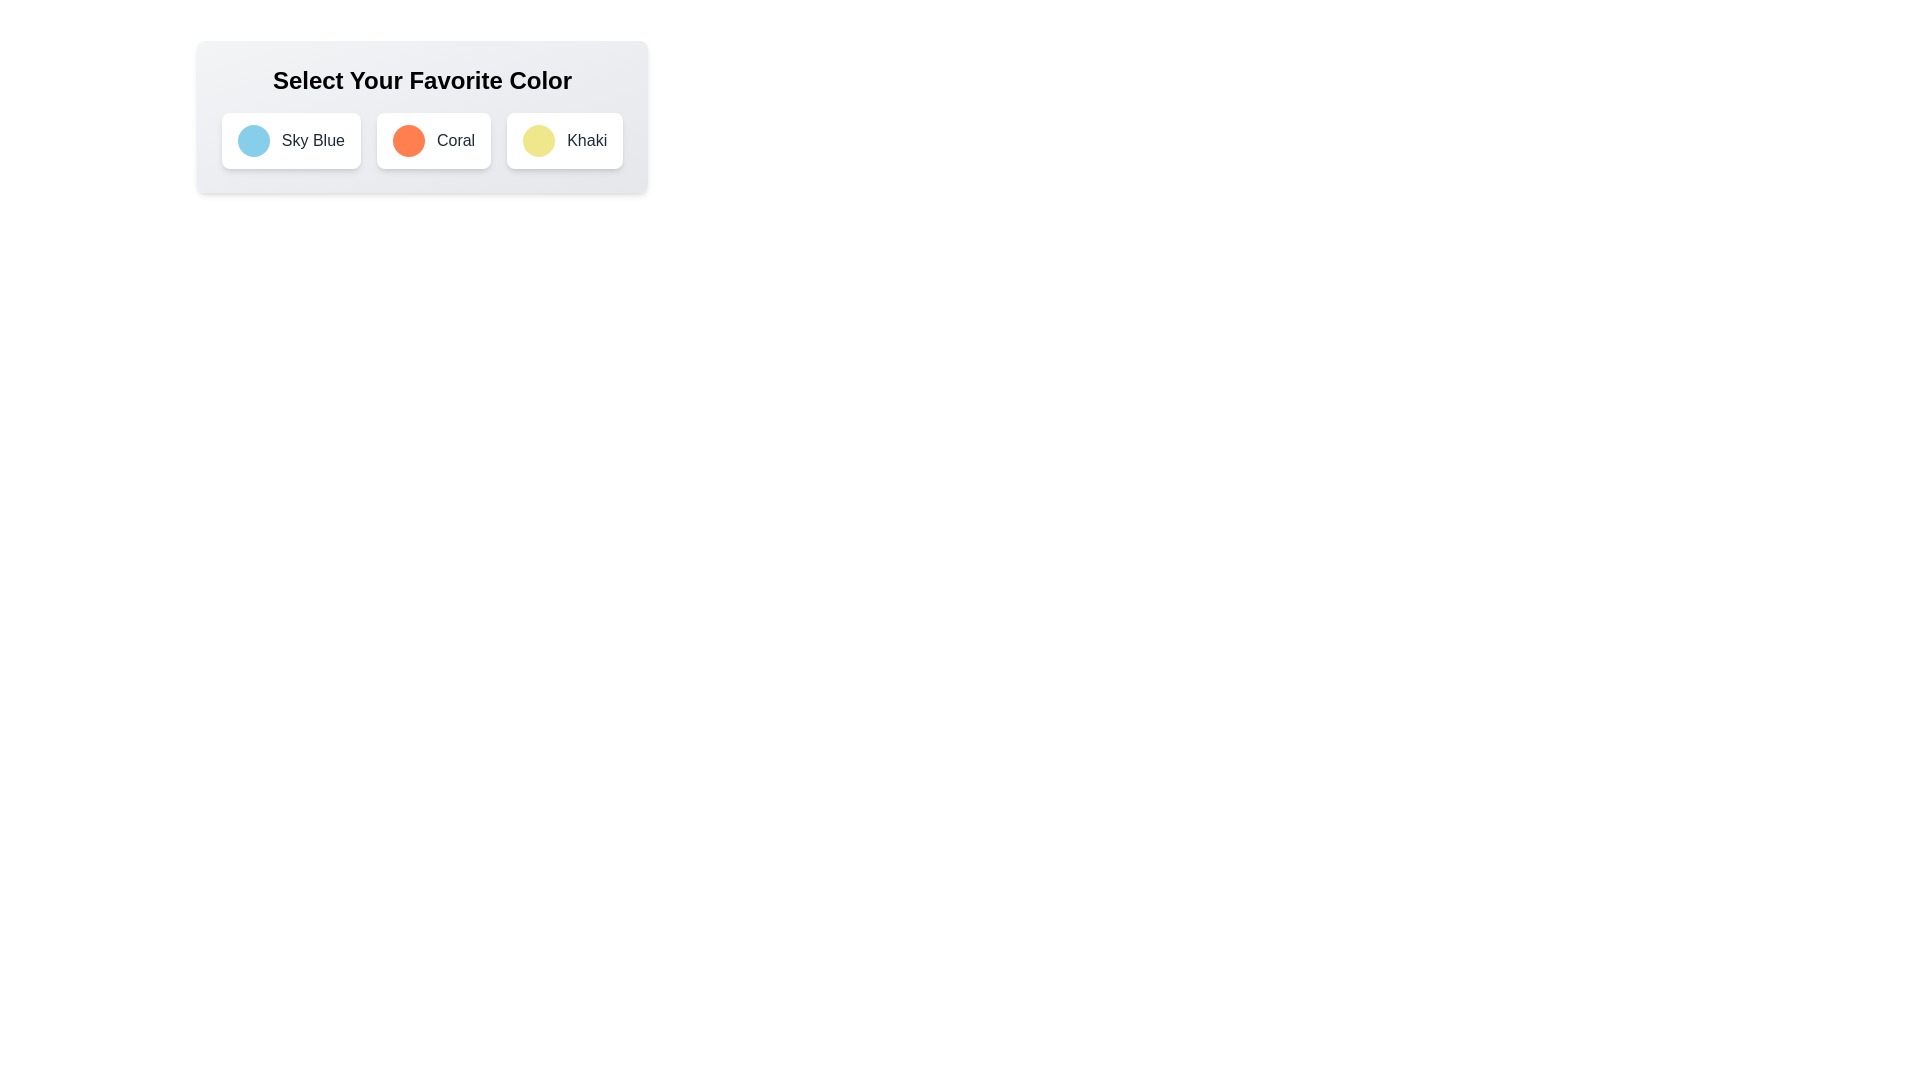 This screenshot has height=1080, width=1920. I want to click on the layout of the swatches by selecting Khaki, so click(564, 140).